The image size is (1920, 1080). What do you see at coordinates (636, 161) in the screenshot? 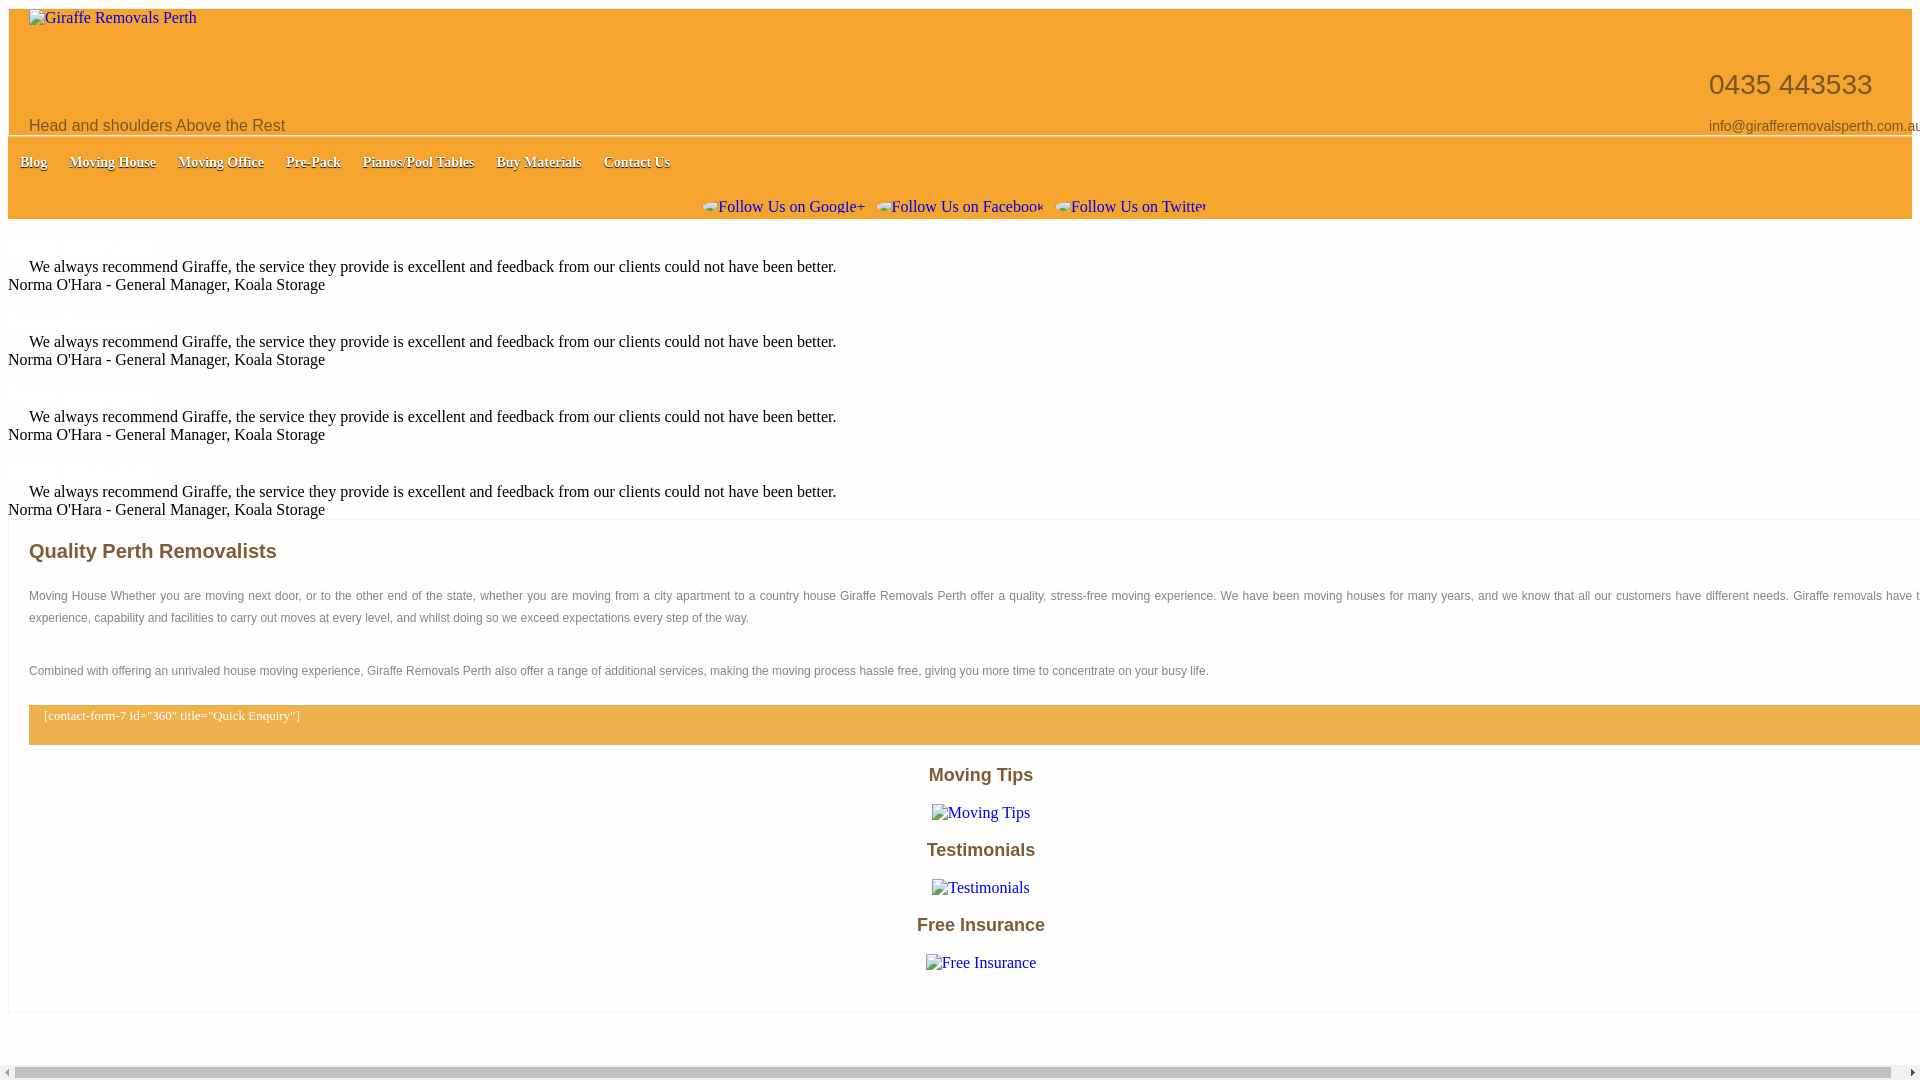
I see `'Contact Us'` at bounding box center [636, 161].